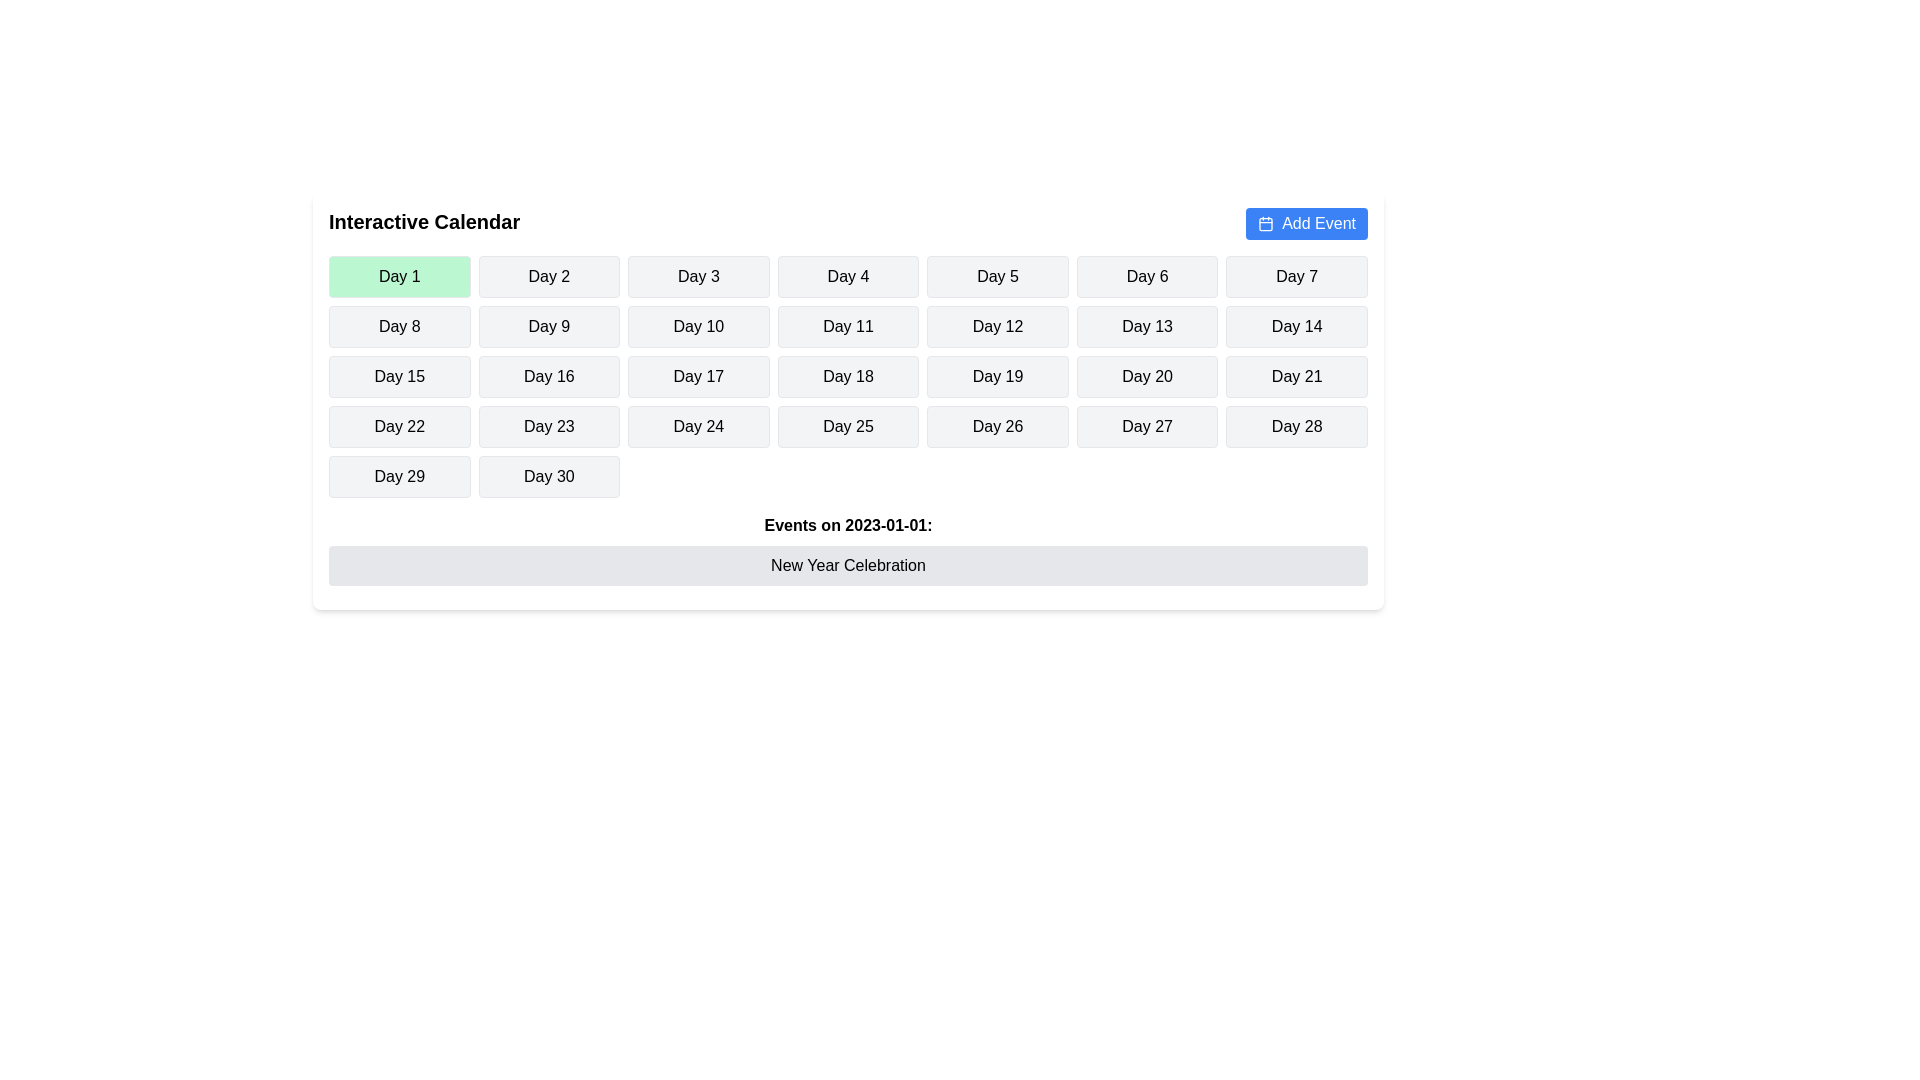 This screenshot has height=1080, width=1920. Describe the element at coordinates (549, 377) in the screenshot. I see `the button representing the 16th day in the monthly calendar view` at that location.